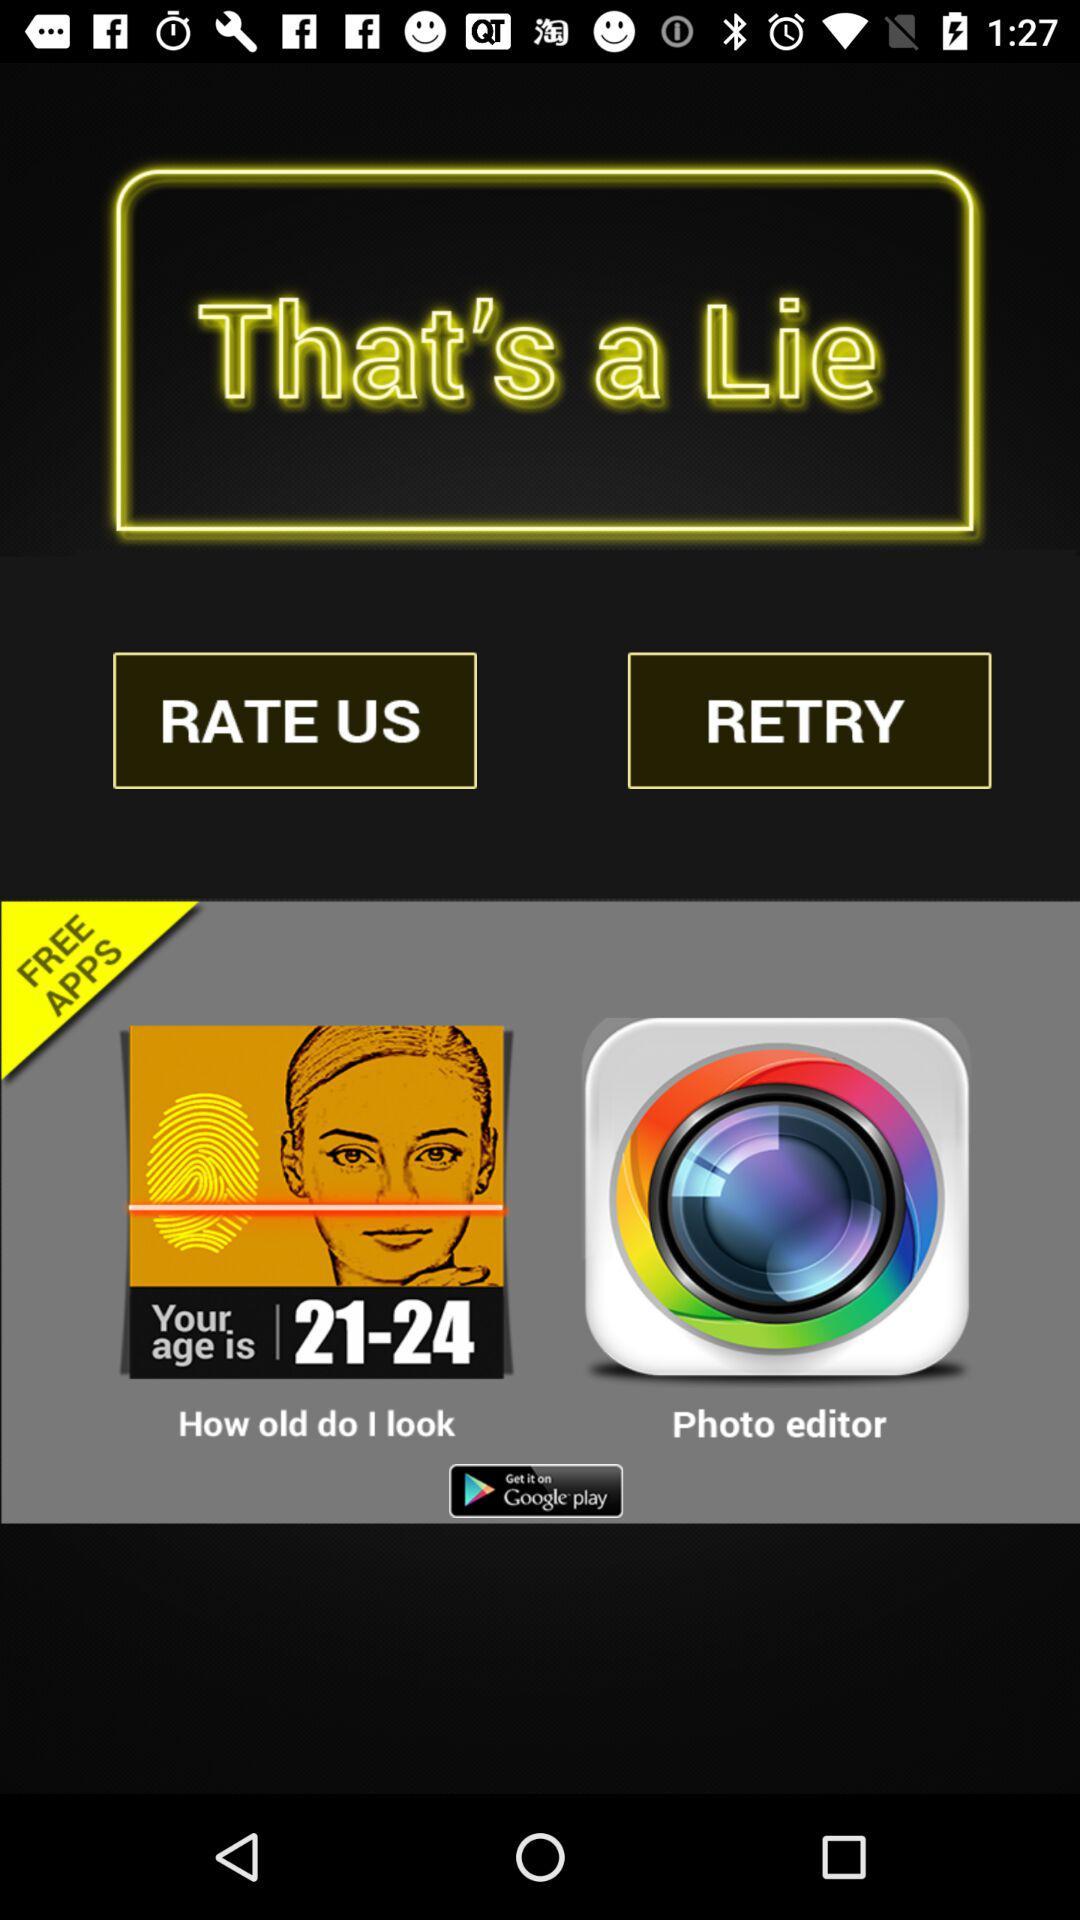  What do you see at coordinates (808, 720) in the screenshot?
I see `refresh content` at bounding box center [808, 720].